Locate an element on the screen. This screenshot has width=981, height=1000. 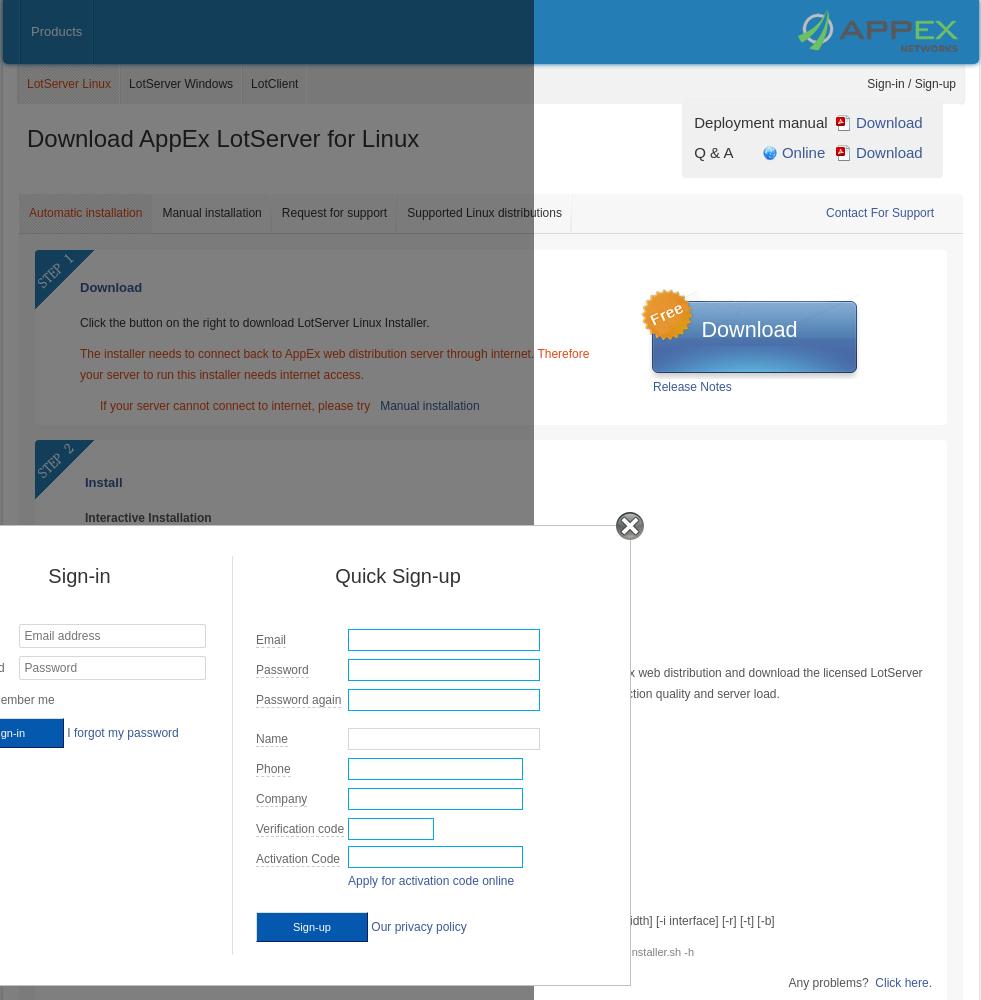
'Phone' is located at coordinates (272, 769).